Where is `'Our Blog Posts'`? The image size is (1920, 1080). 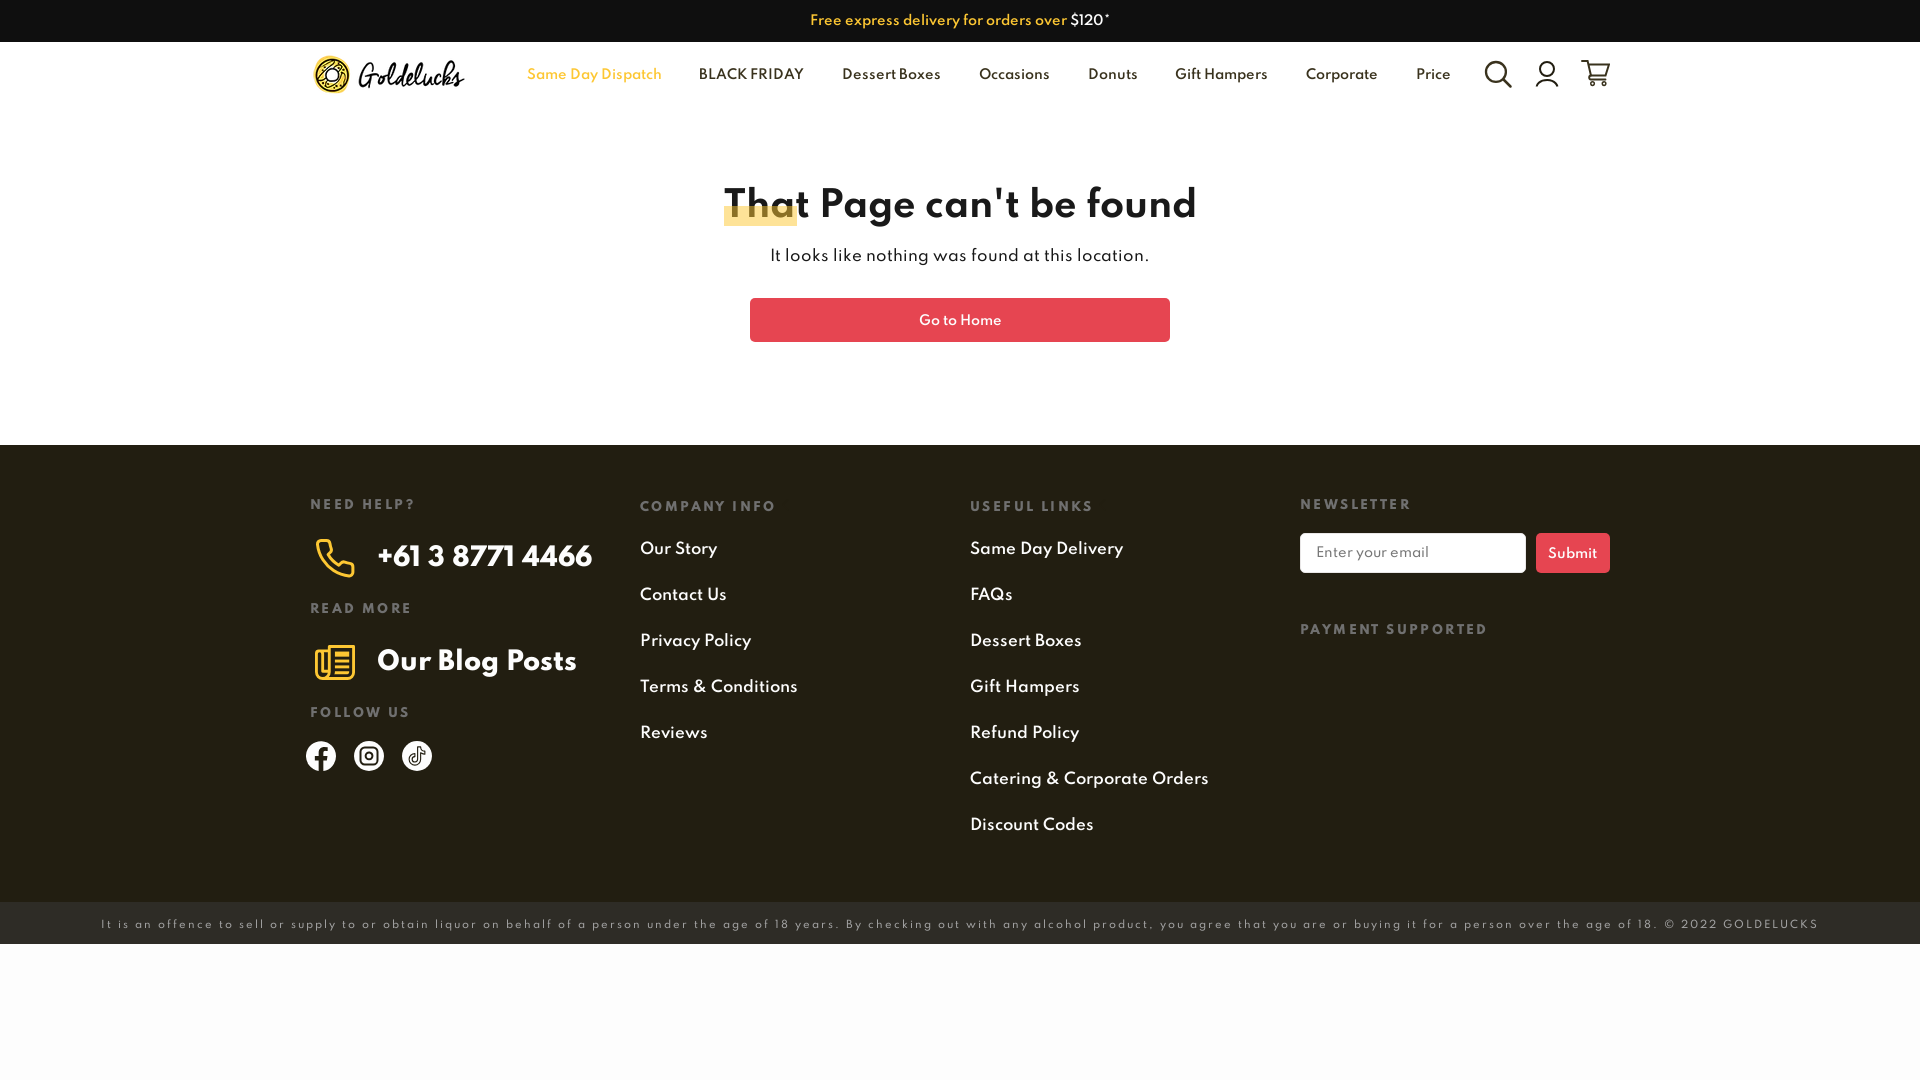
'Our Blog Posts' is located at coordinates (475, 661).